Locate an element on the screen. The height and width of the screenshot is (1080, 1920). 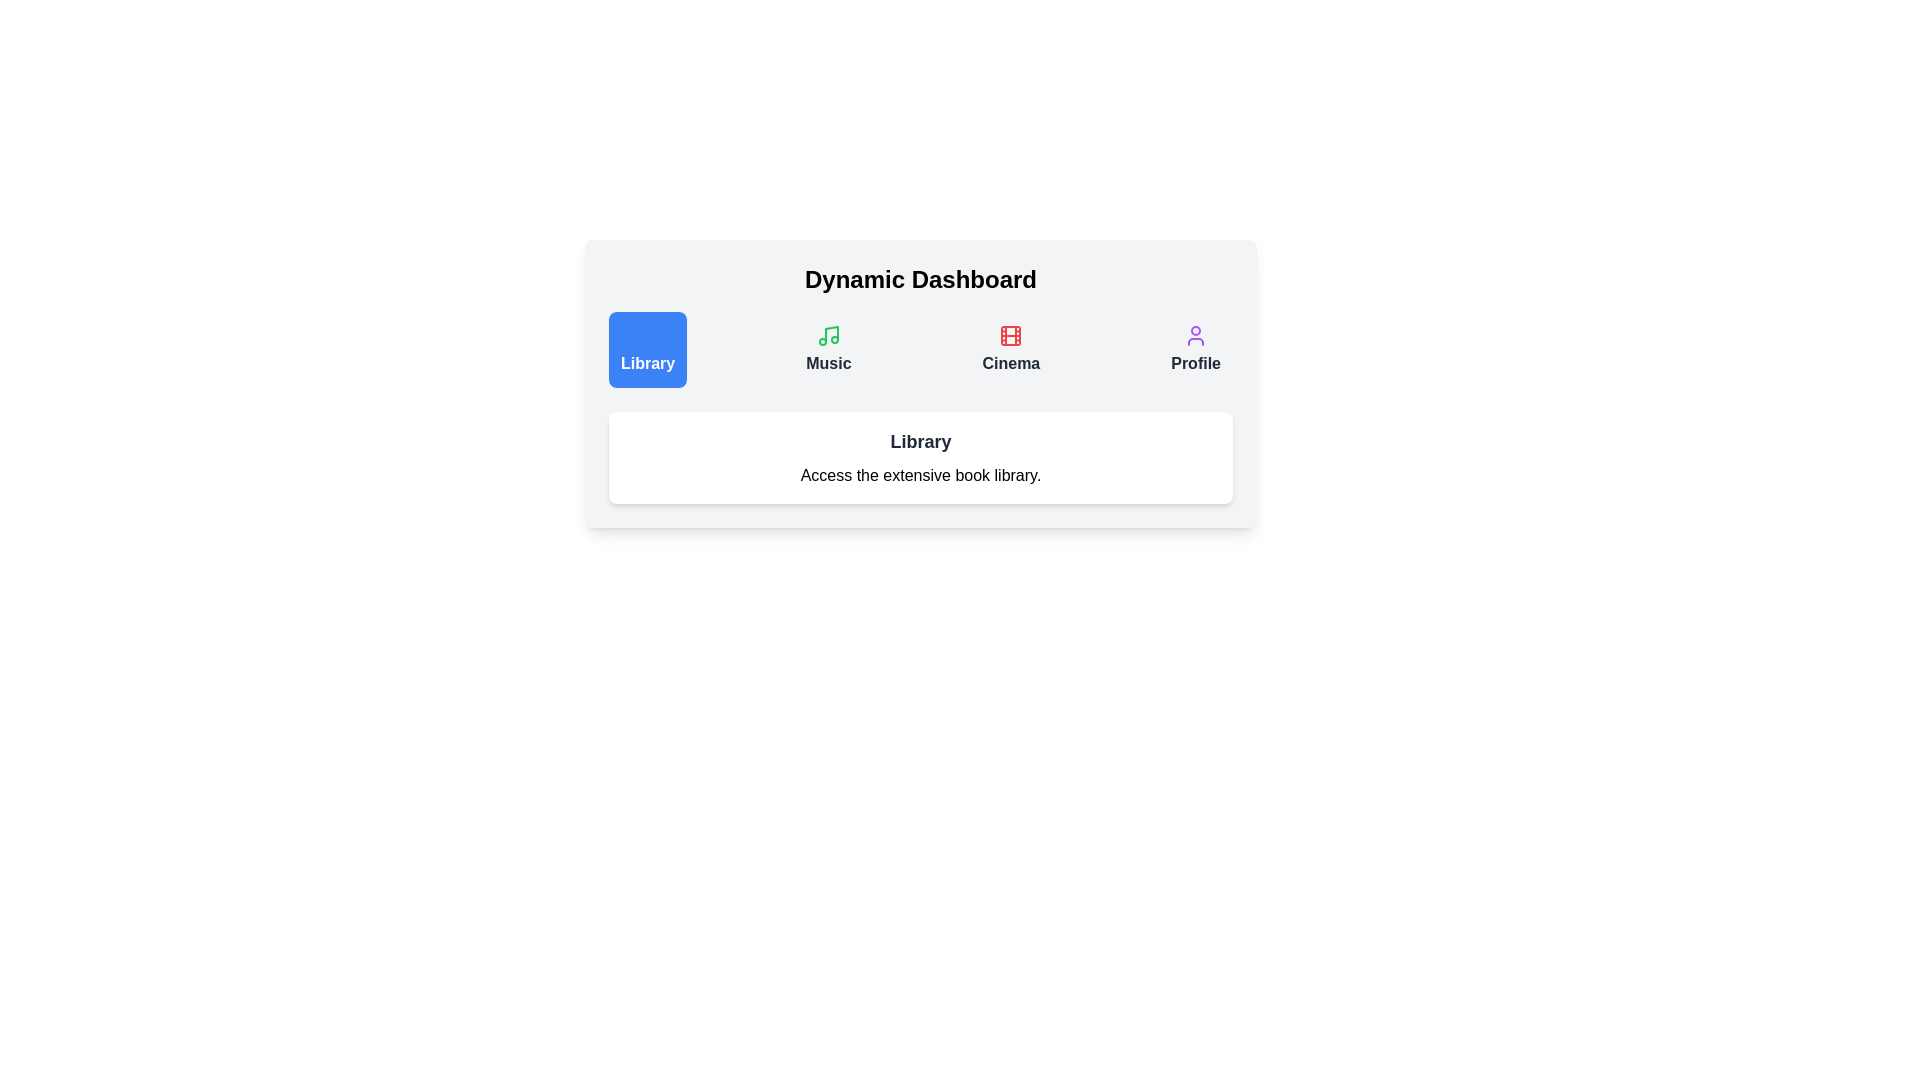
the tab button labeled Cinema to switch to that tab is located at coordinates (1011, 349).